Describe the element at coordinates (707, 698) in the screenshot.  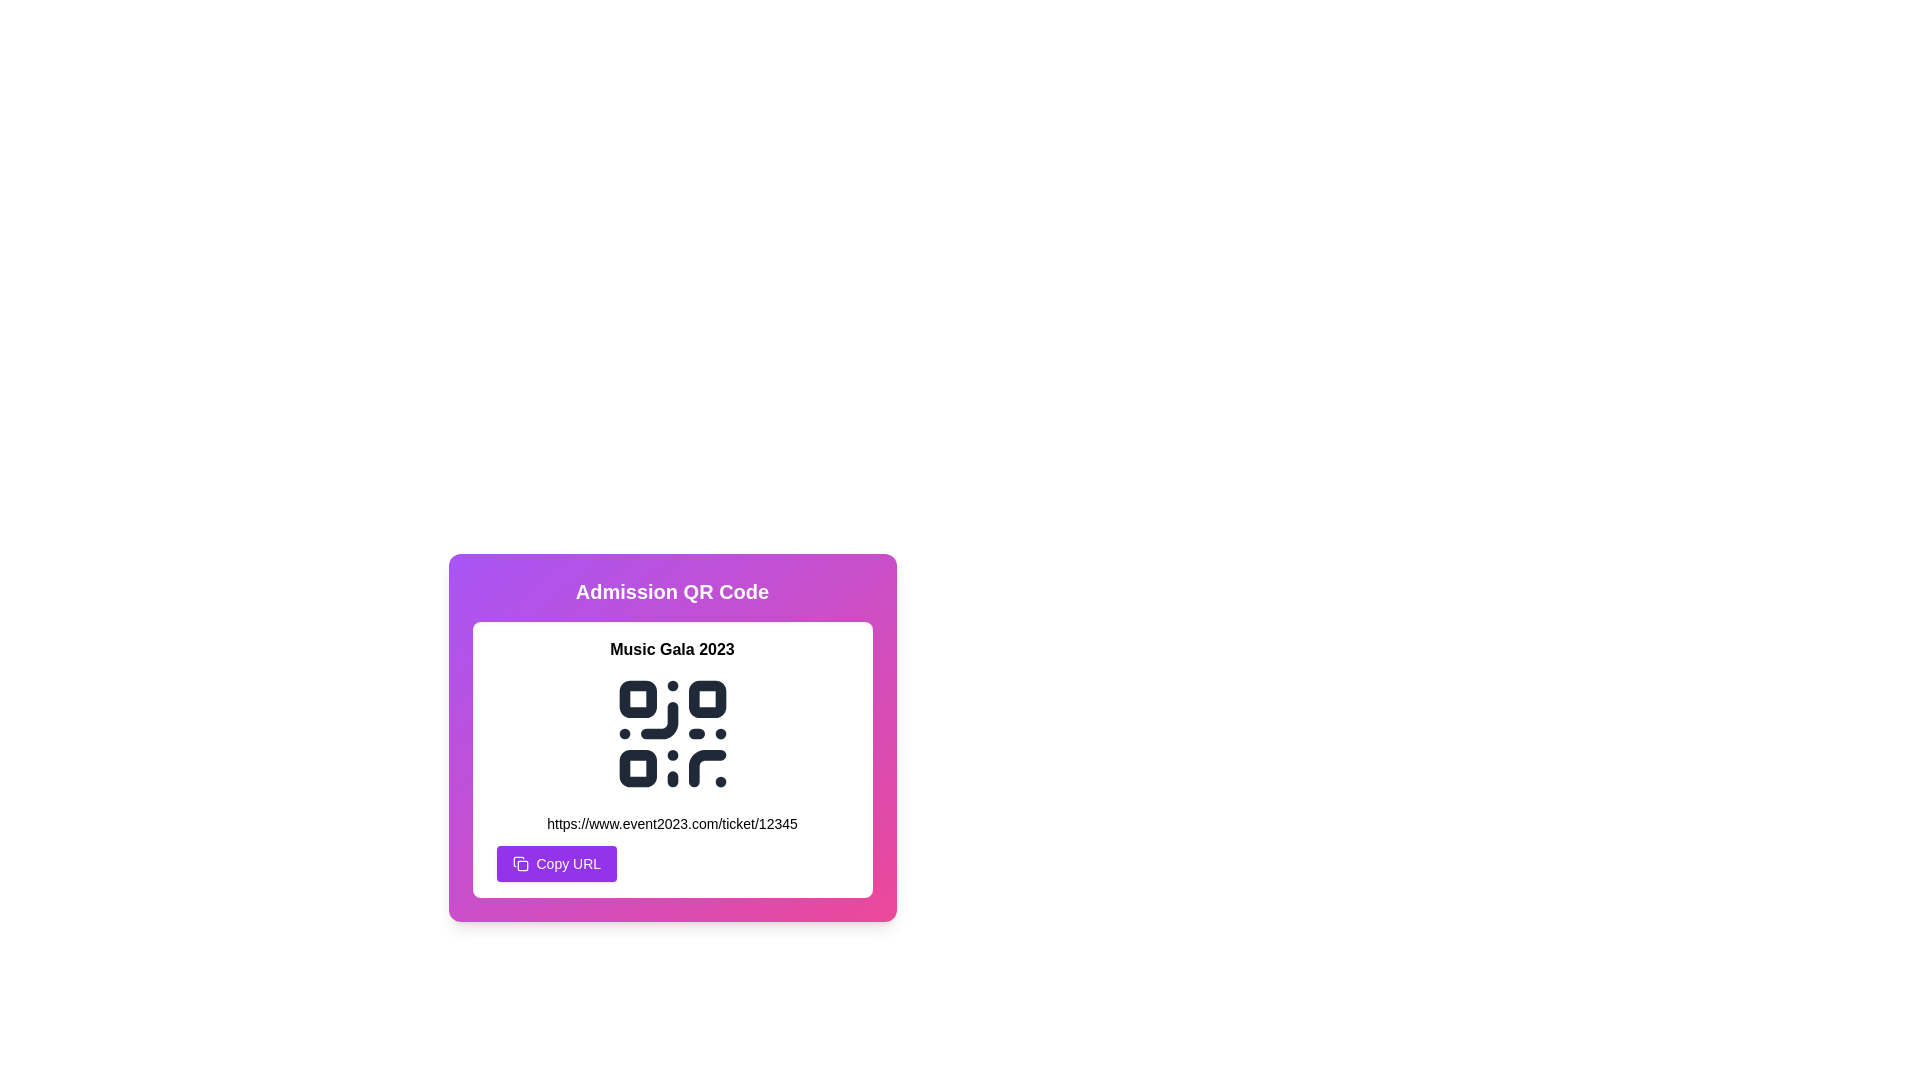
I see `the visual structure of the second small square with rounded corners, styled as a glyph-like component, located in the top-right of the QR code layout` at that location.